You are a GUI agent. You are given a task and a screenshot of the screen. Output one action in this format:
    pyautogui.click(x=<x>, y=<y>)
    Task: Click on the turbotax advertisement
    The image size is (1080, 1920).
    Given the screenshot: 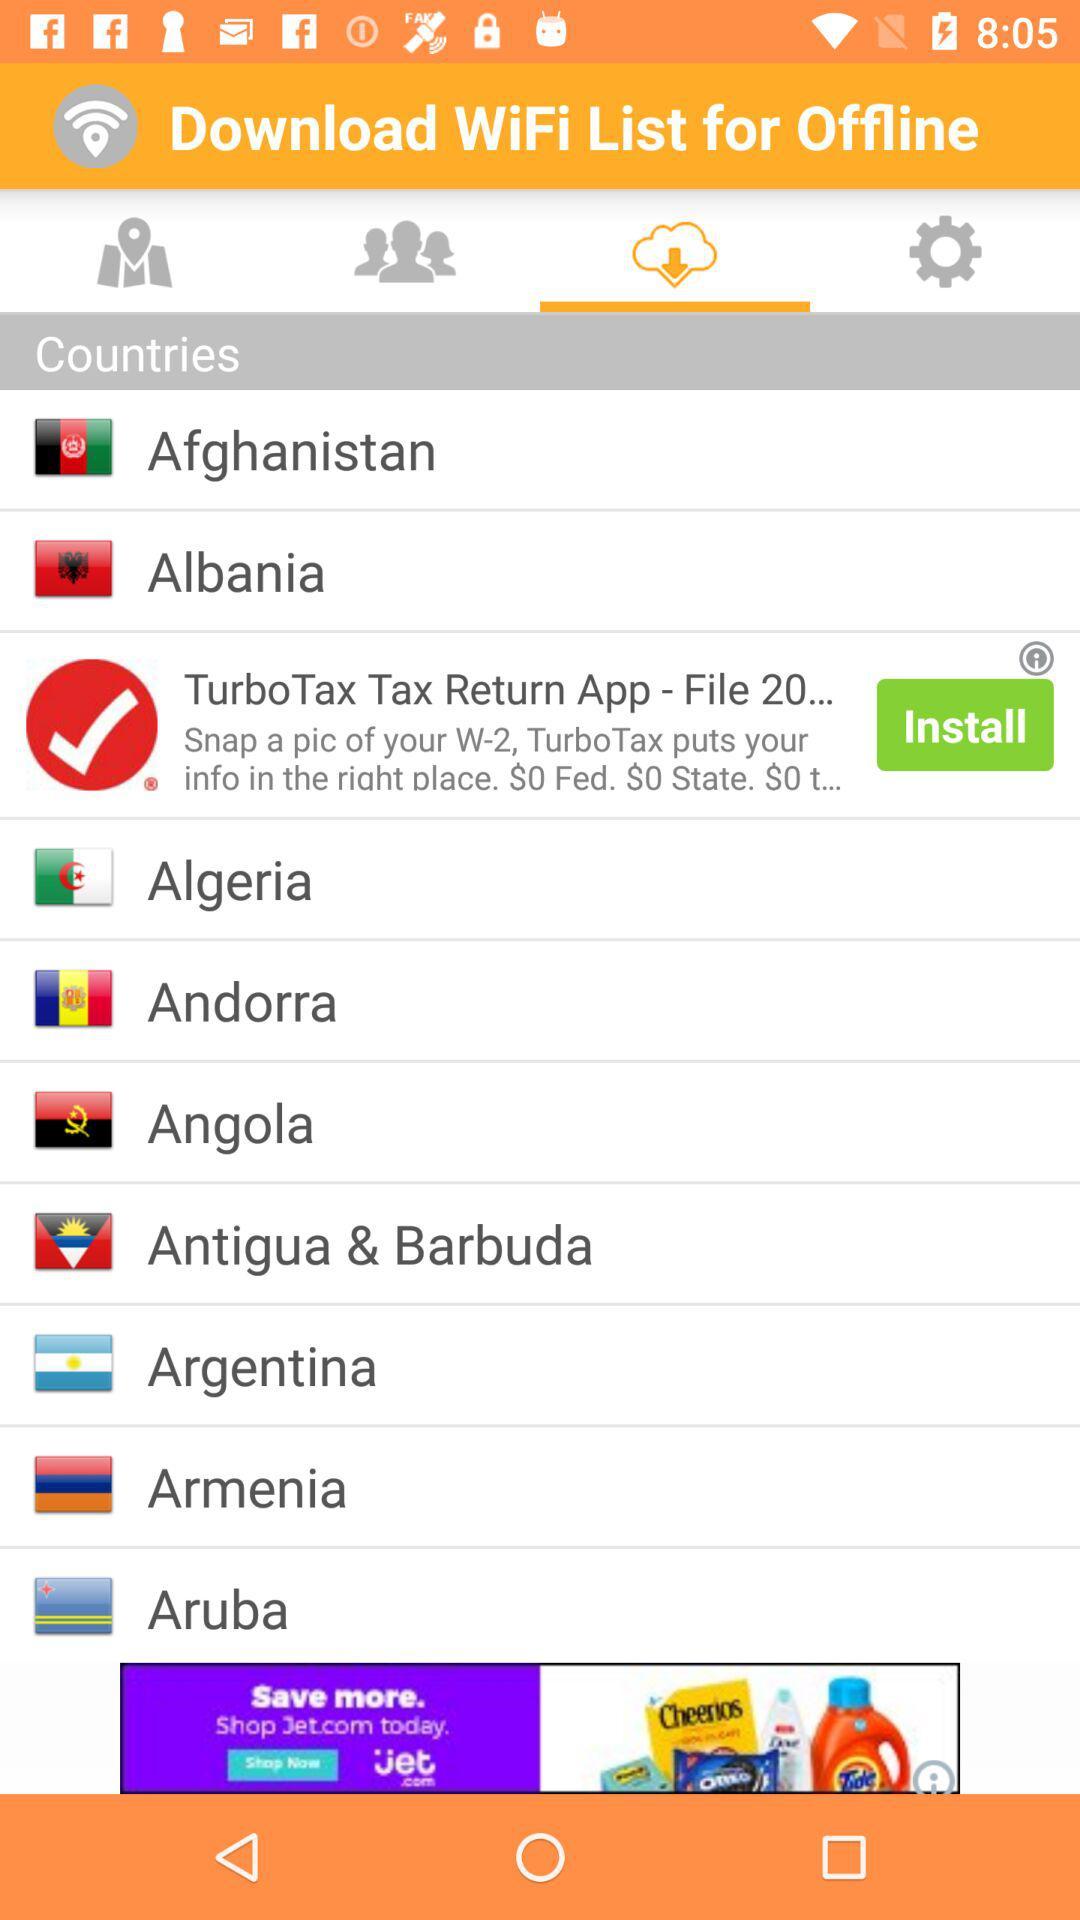 What is the action you would take?
    pyautogui.click(x=91, y=723)
    